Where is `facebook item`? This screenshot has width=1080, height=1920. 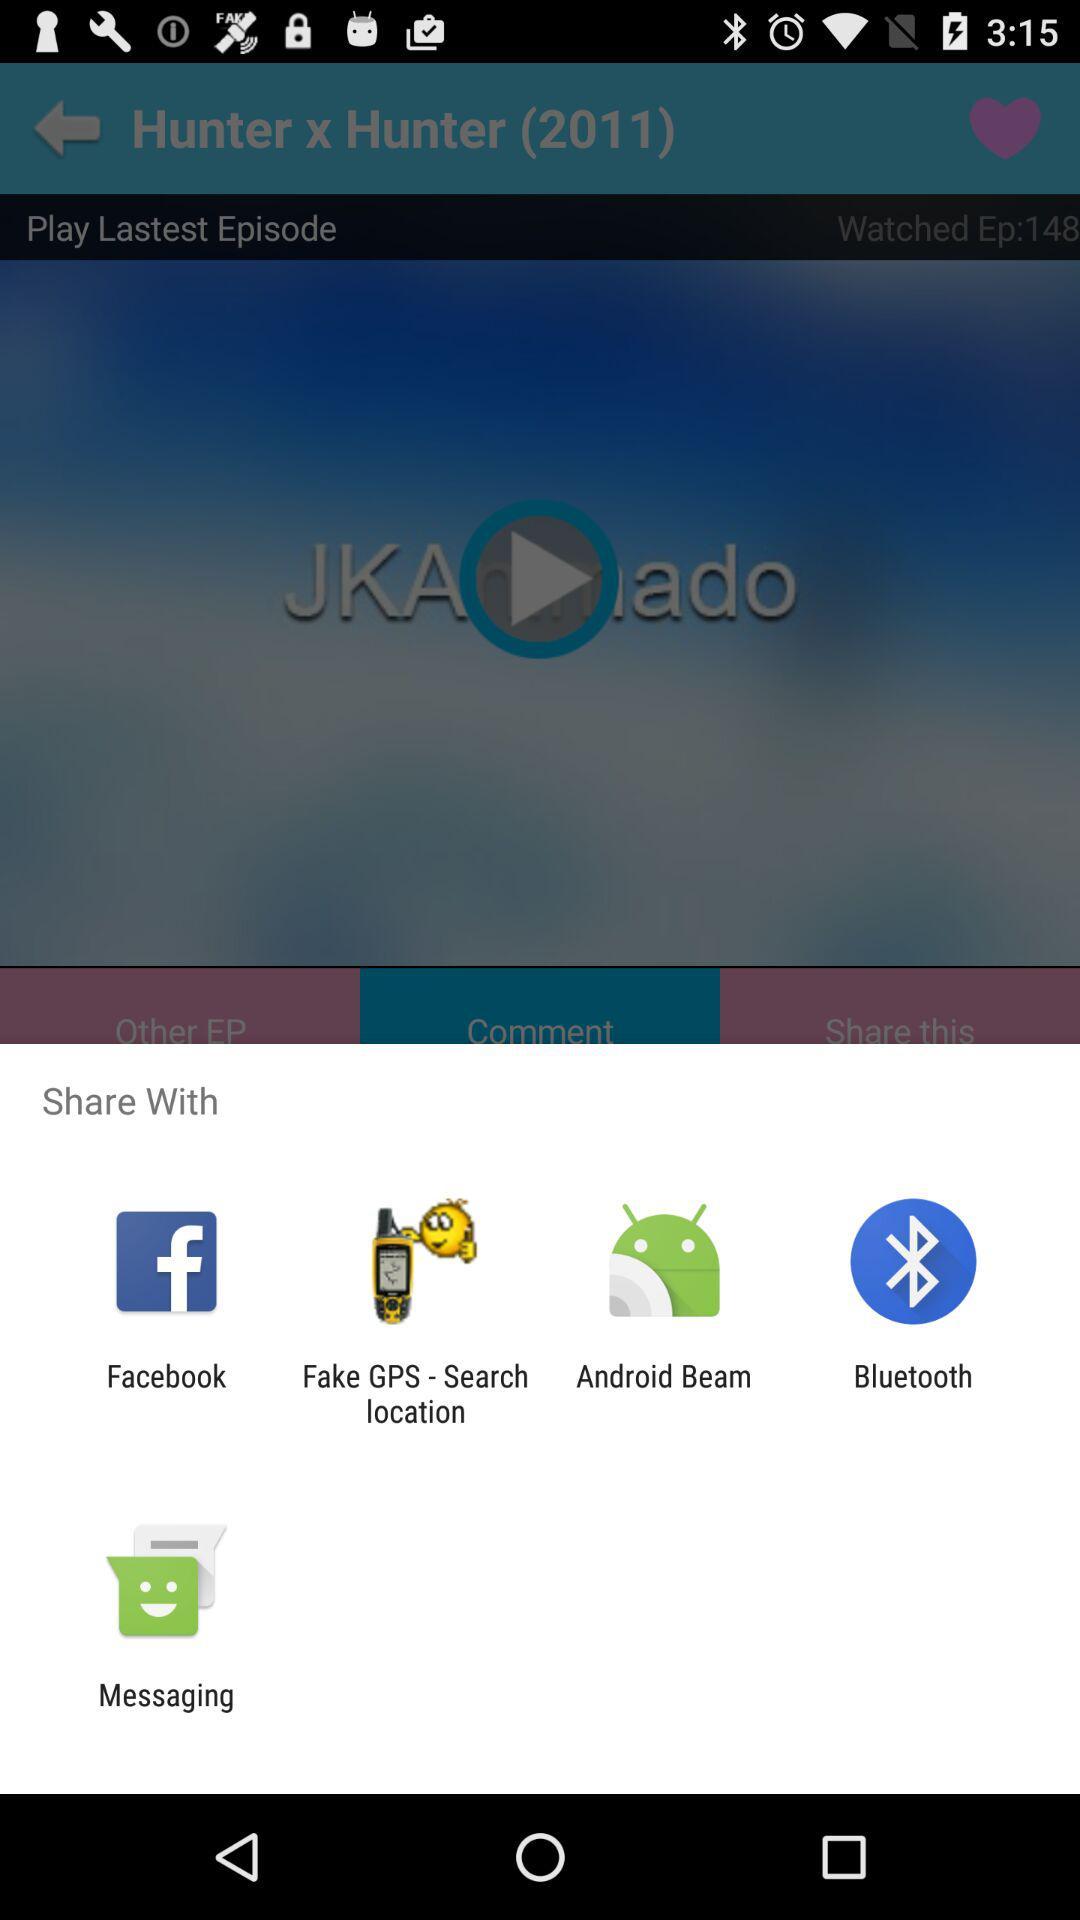 facebook item is located at coordinates (165, 1392).